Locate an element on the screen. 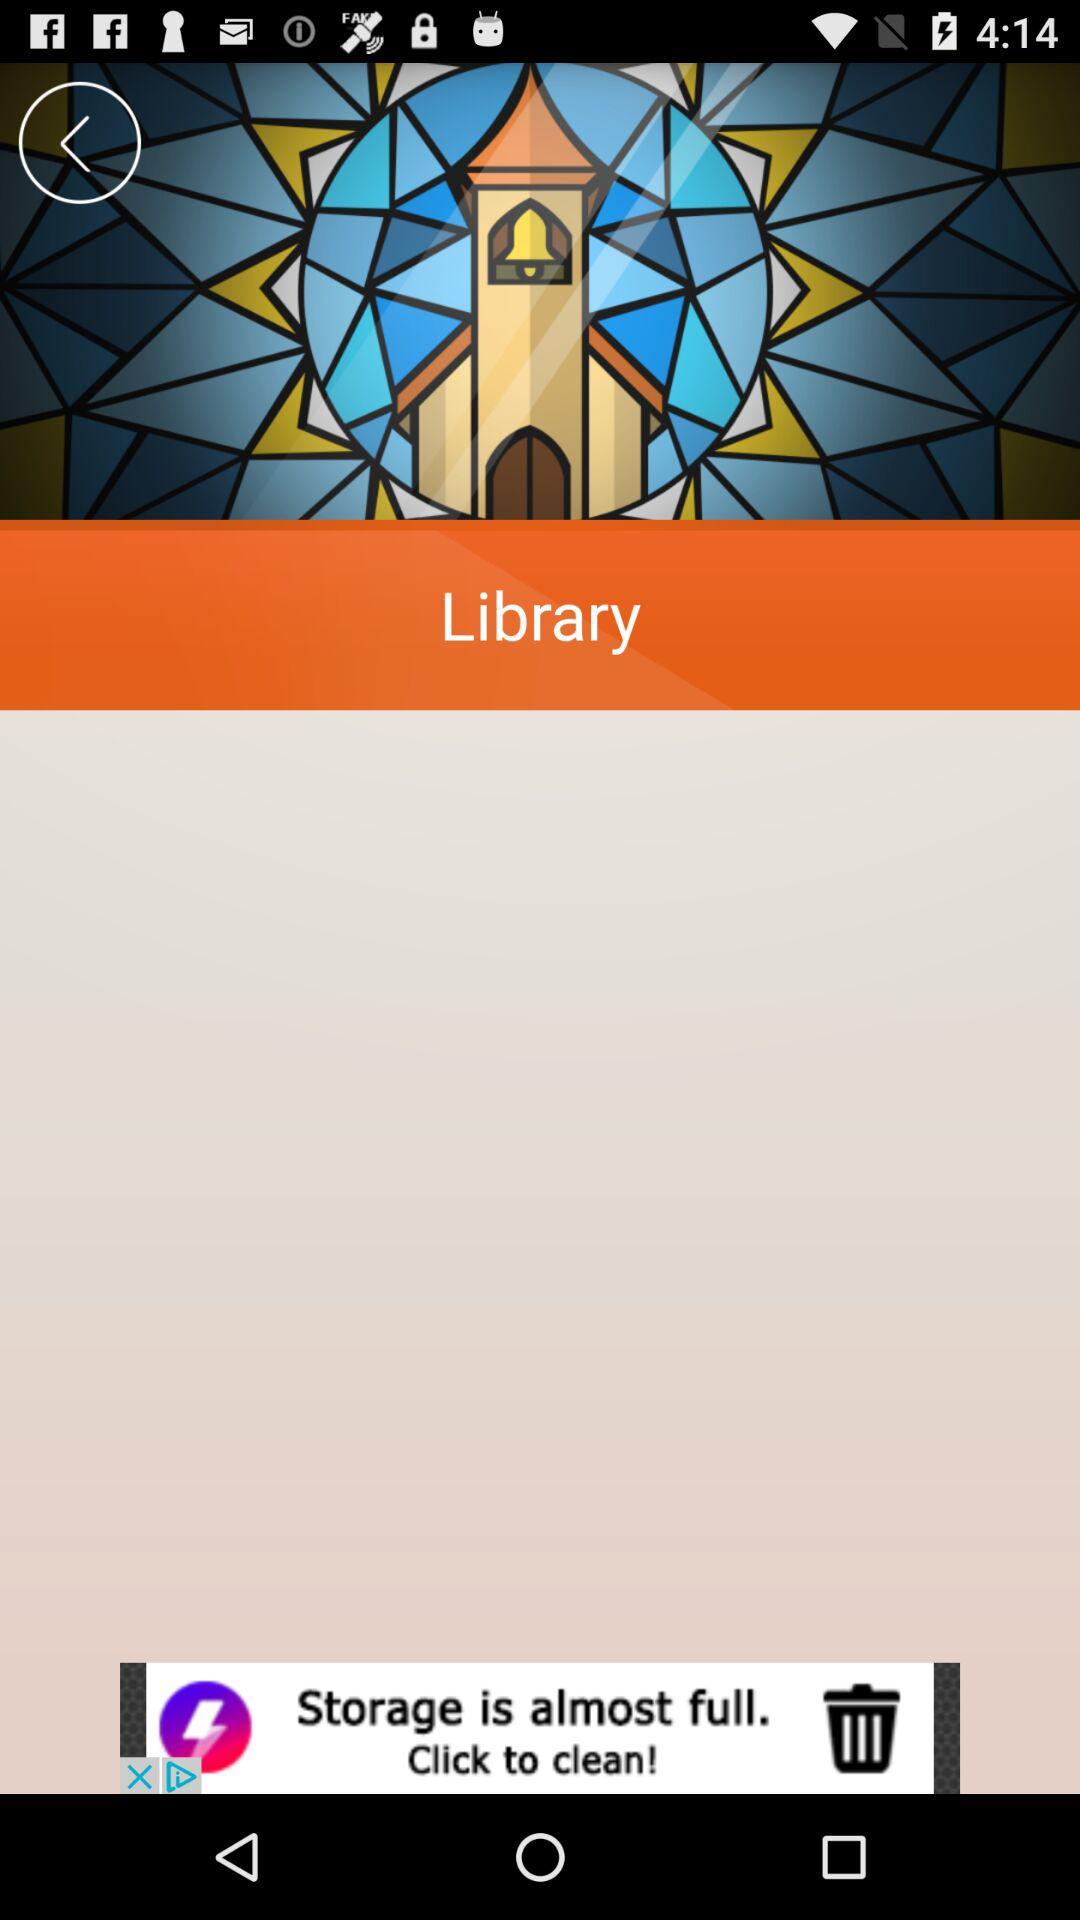 The width and height of the screenshot is (1080, 1920). open advertisement is located at coordinates (540, 1727).